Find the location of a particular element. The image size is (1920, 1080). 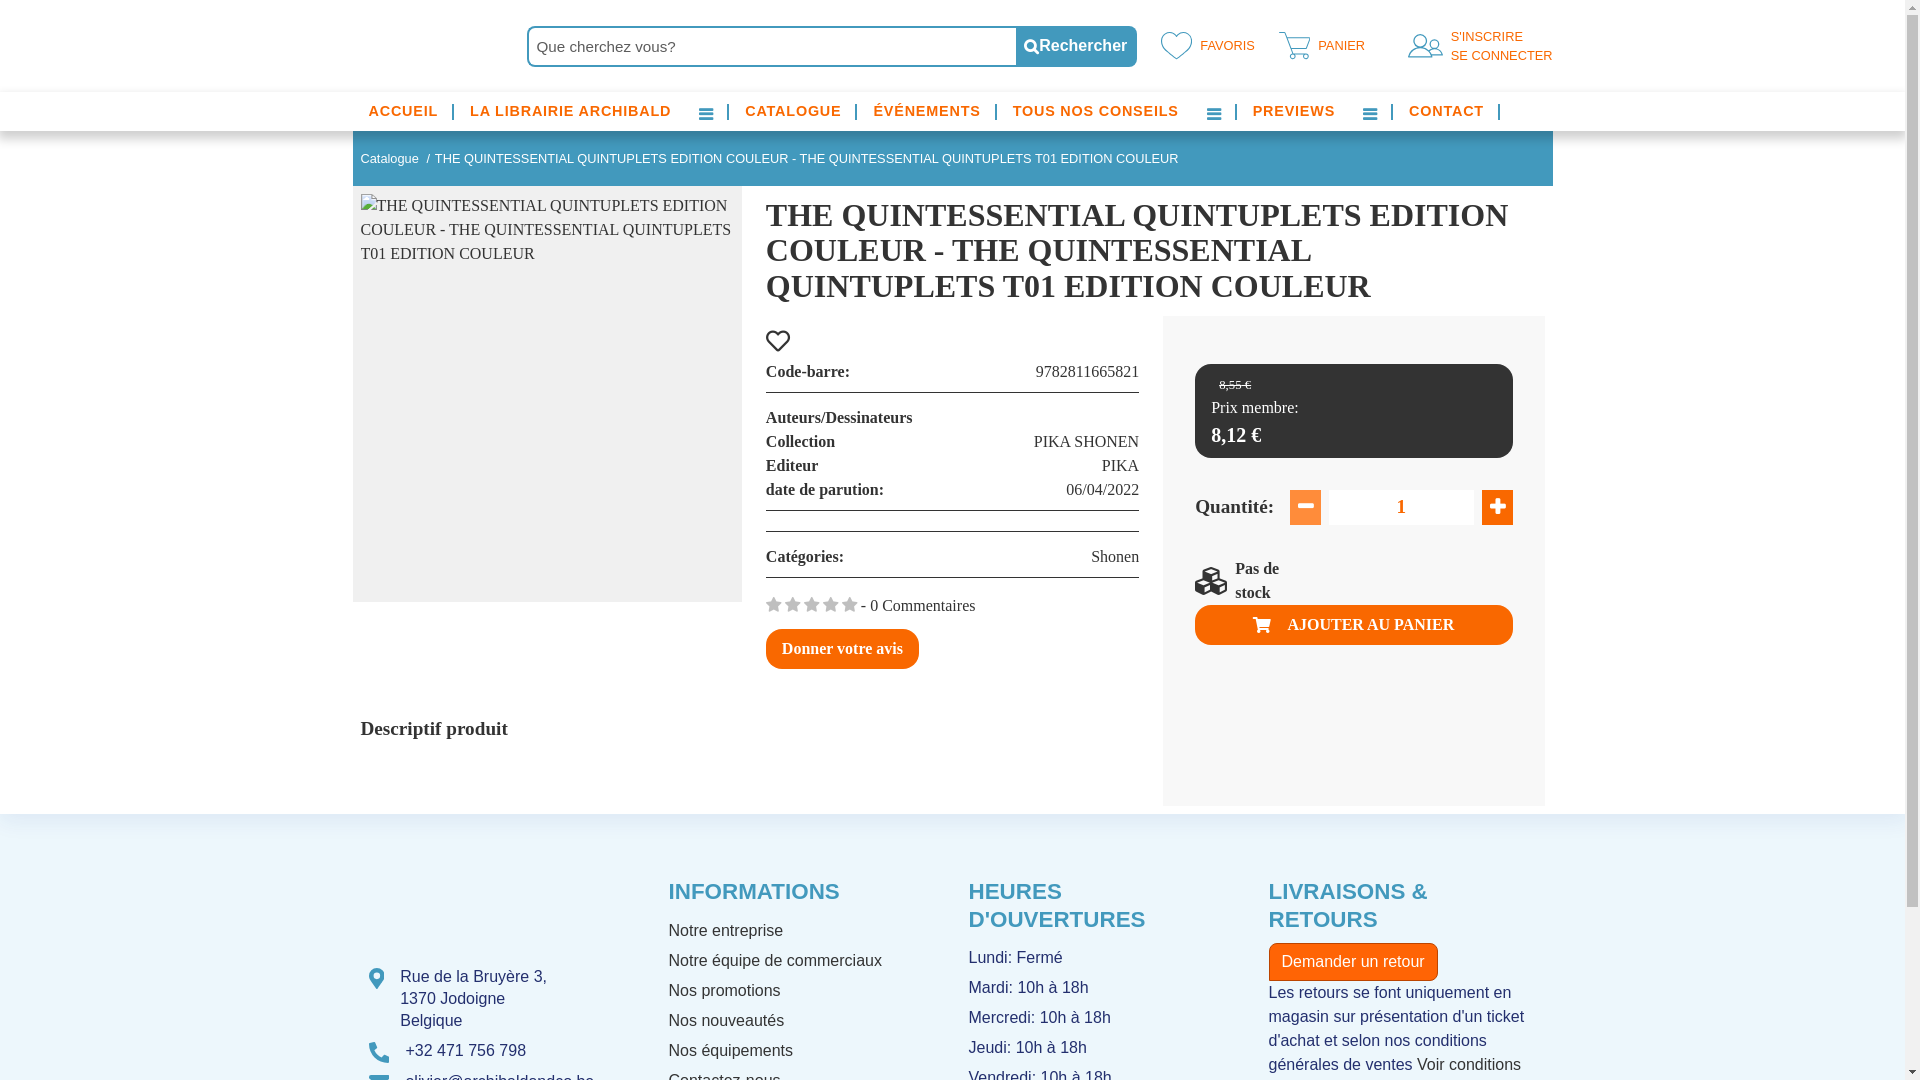

'CONTACT' is located at coordinates (1446, 111).